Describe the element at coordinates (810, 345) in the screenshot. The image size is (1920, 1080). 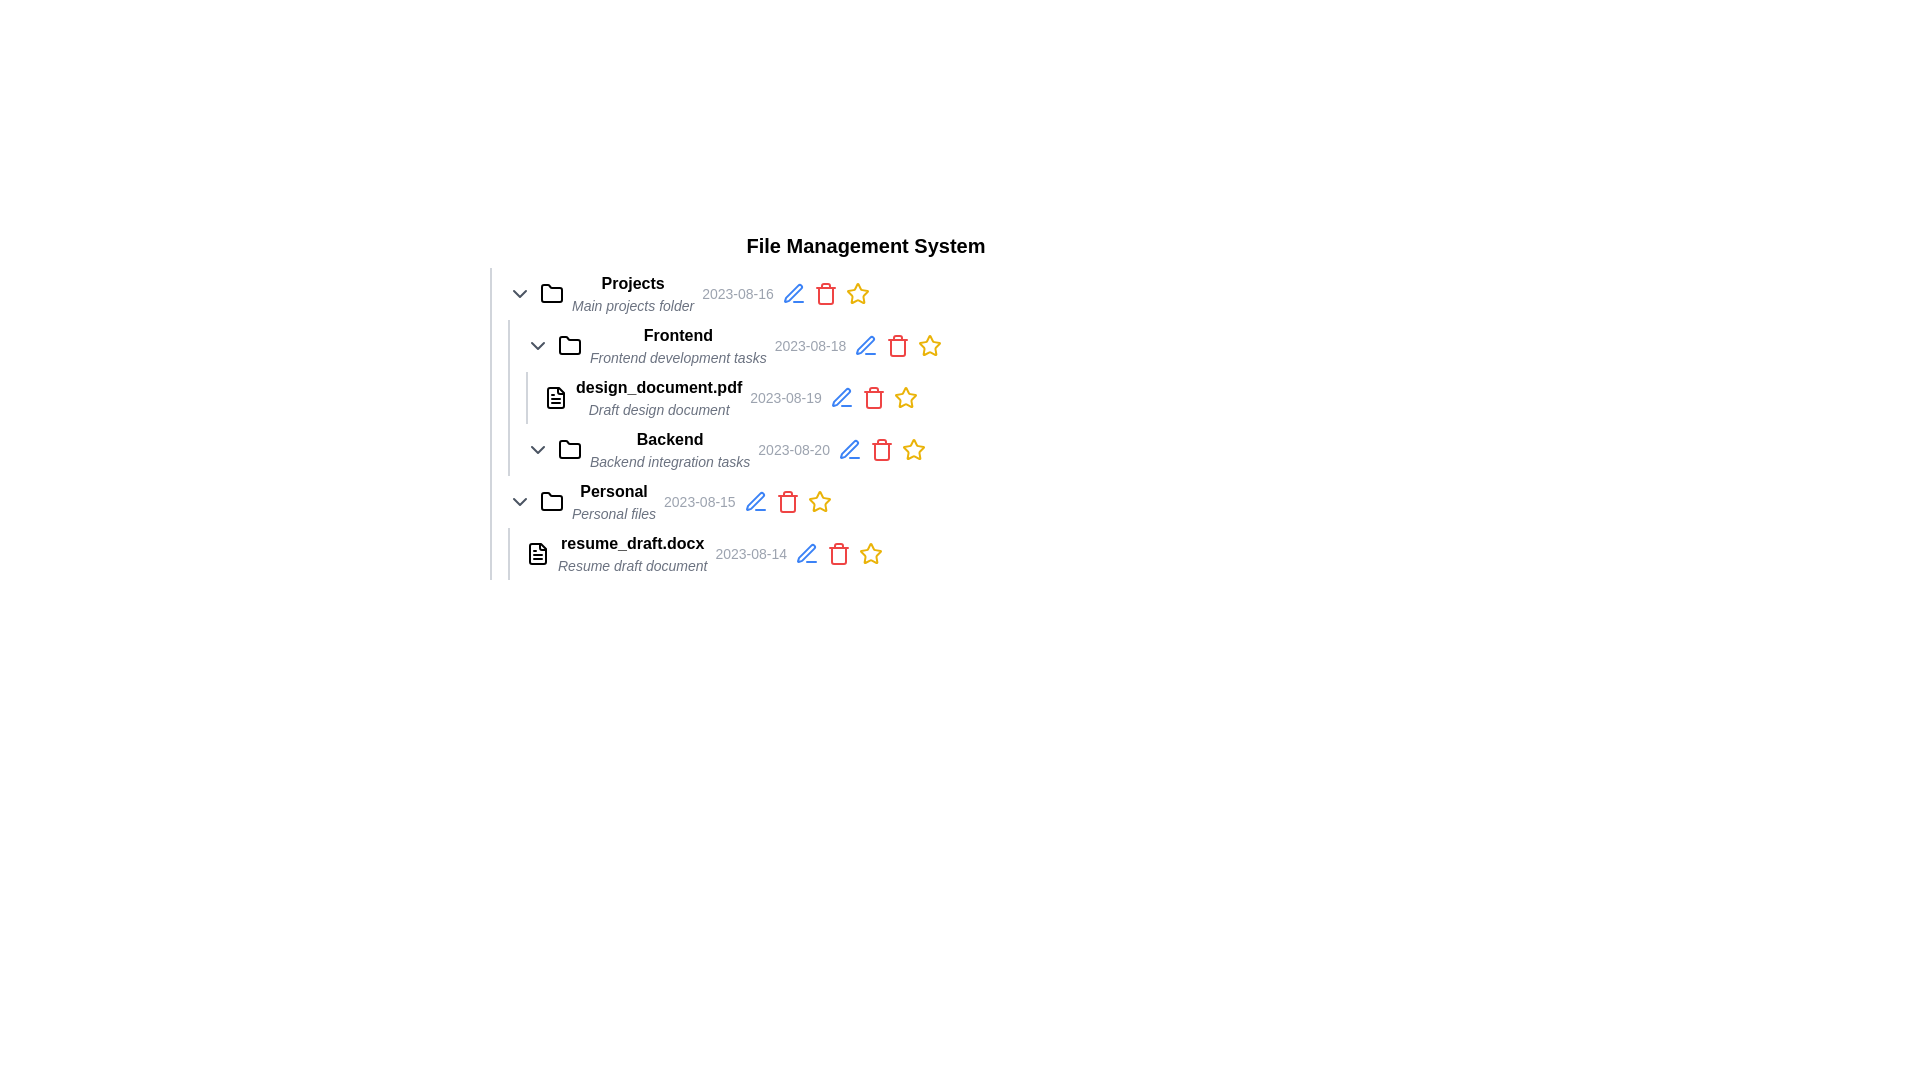
I see `the metadata text label displaying the date '2023-08-18' associated with the 'Frontend' entry in the hierarchical file management system interface` at that location.